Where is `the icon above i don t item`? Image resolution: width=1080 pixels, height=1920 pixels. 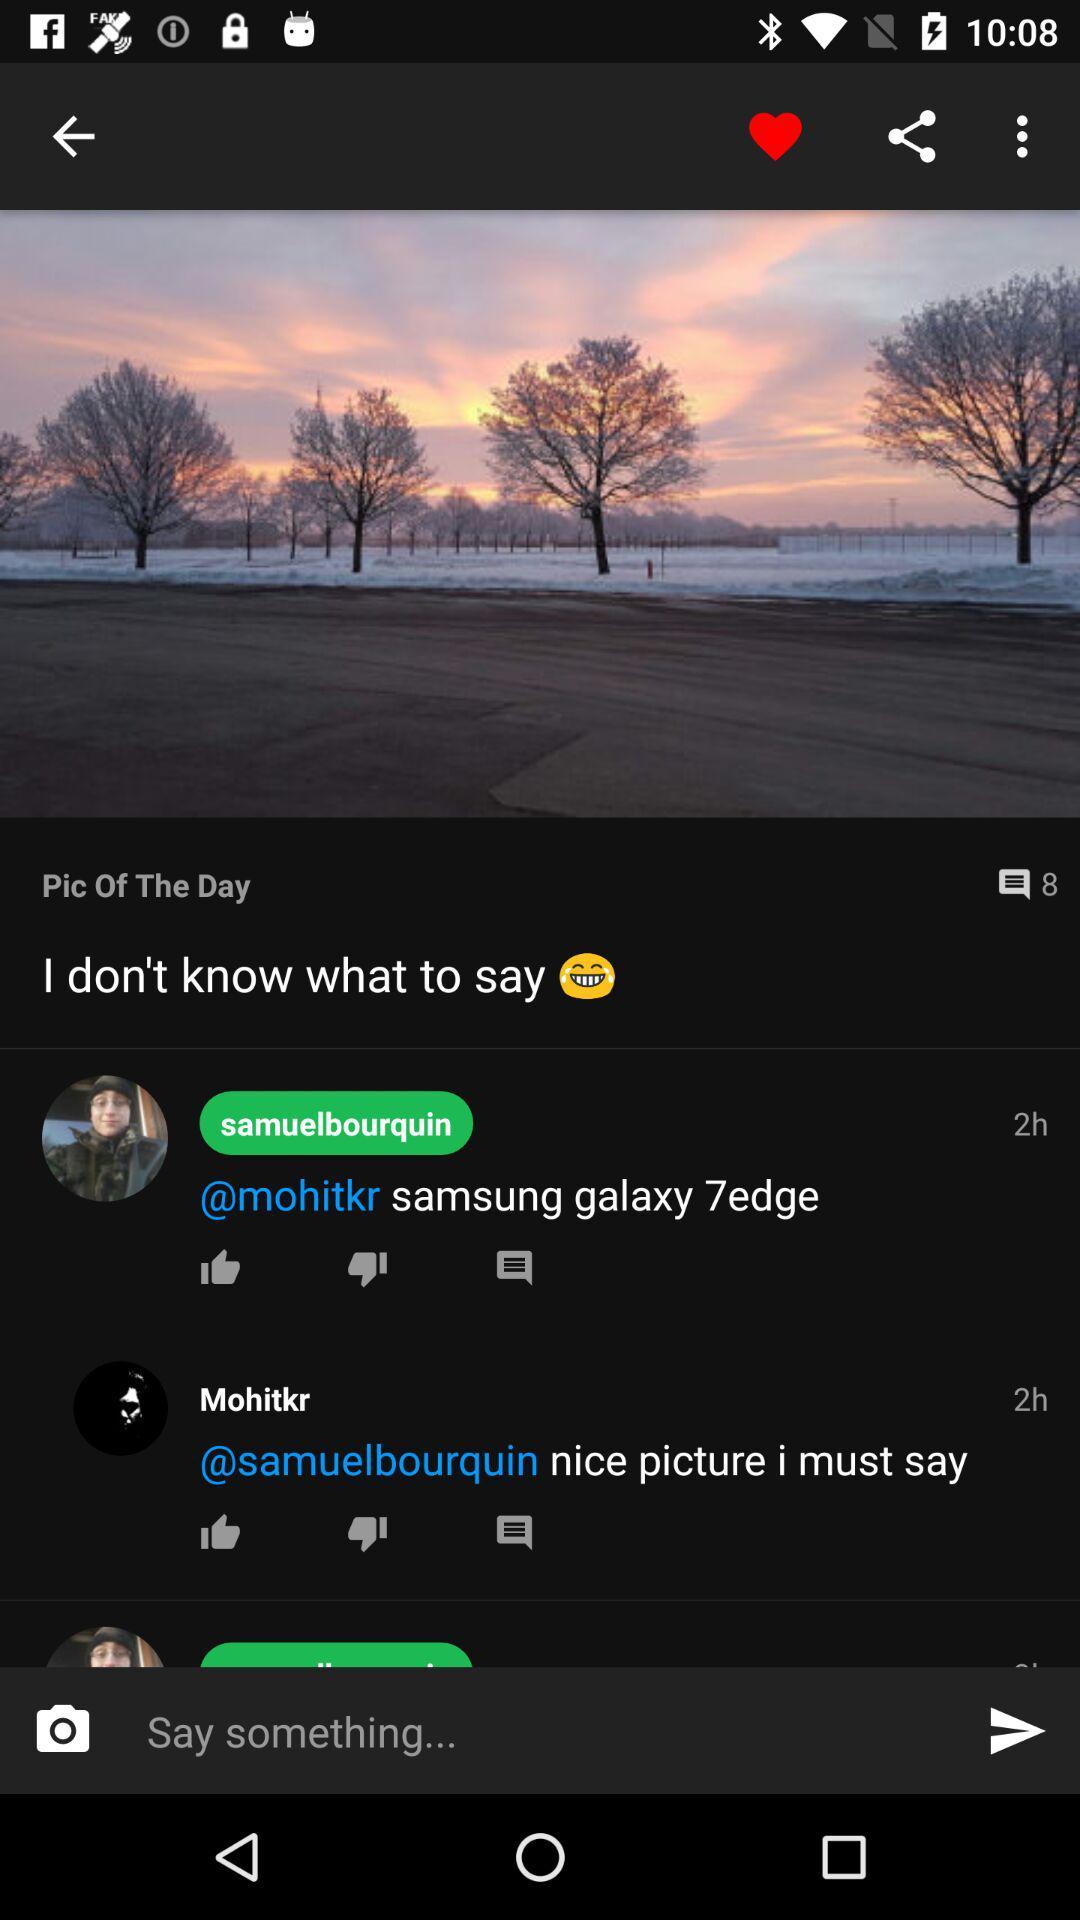 the icon above i don t item is located at coordinates (510, 883).